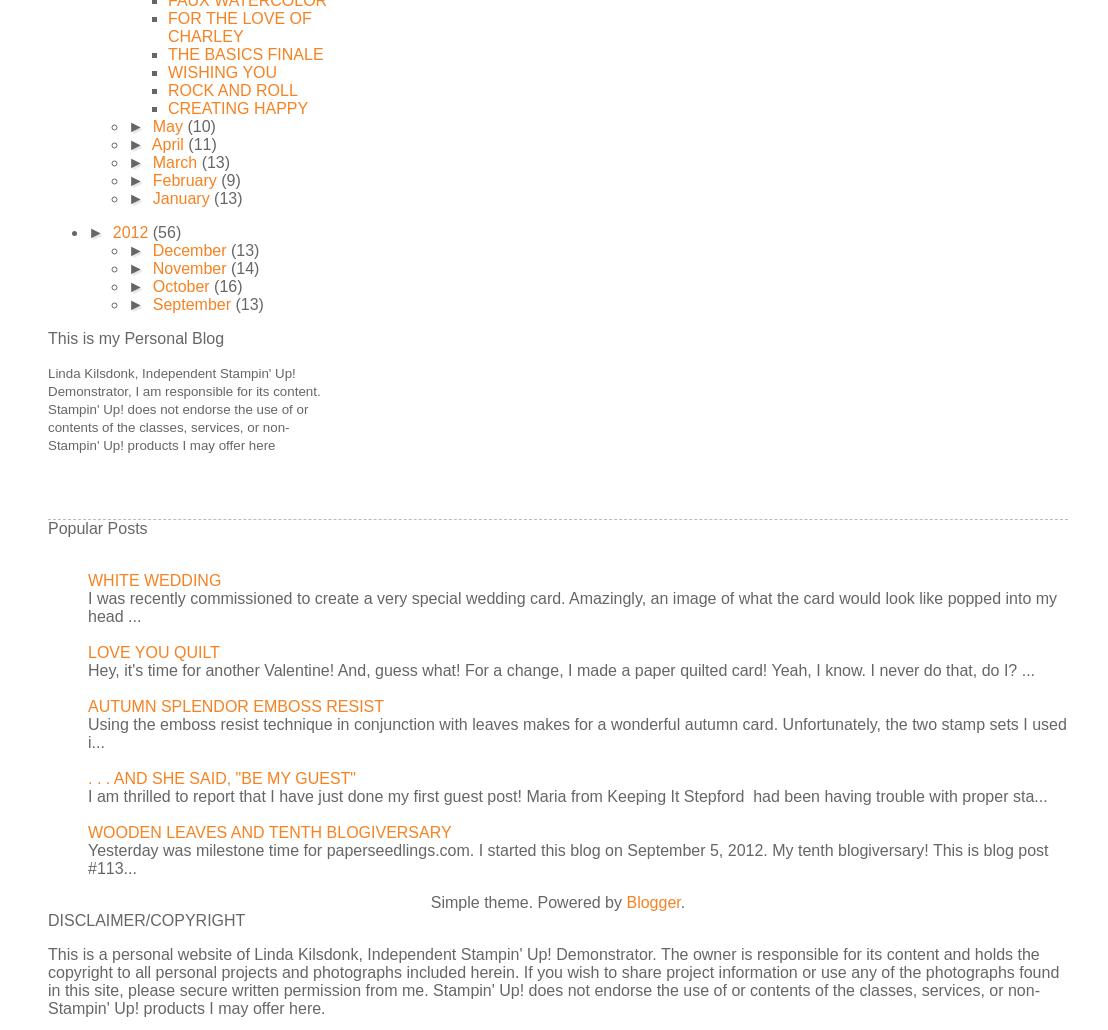 This screenshot has width=1108, height=1030. Describe the element at coordinates (191, 267) in the screenshot. I see `'November'` at that location.